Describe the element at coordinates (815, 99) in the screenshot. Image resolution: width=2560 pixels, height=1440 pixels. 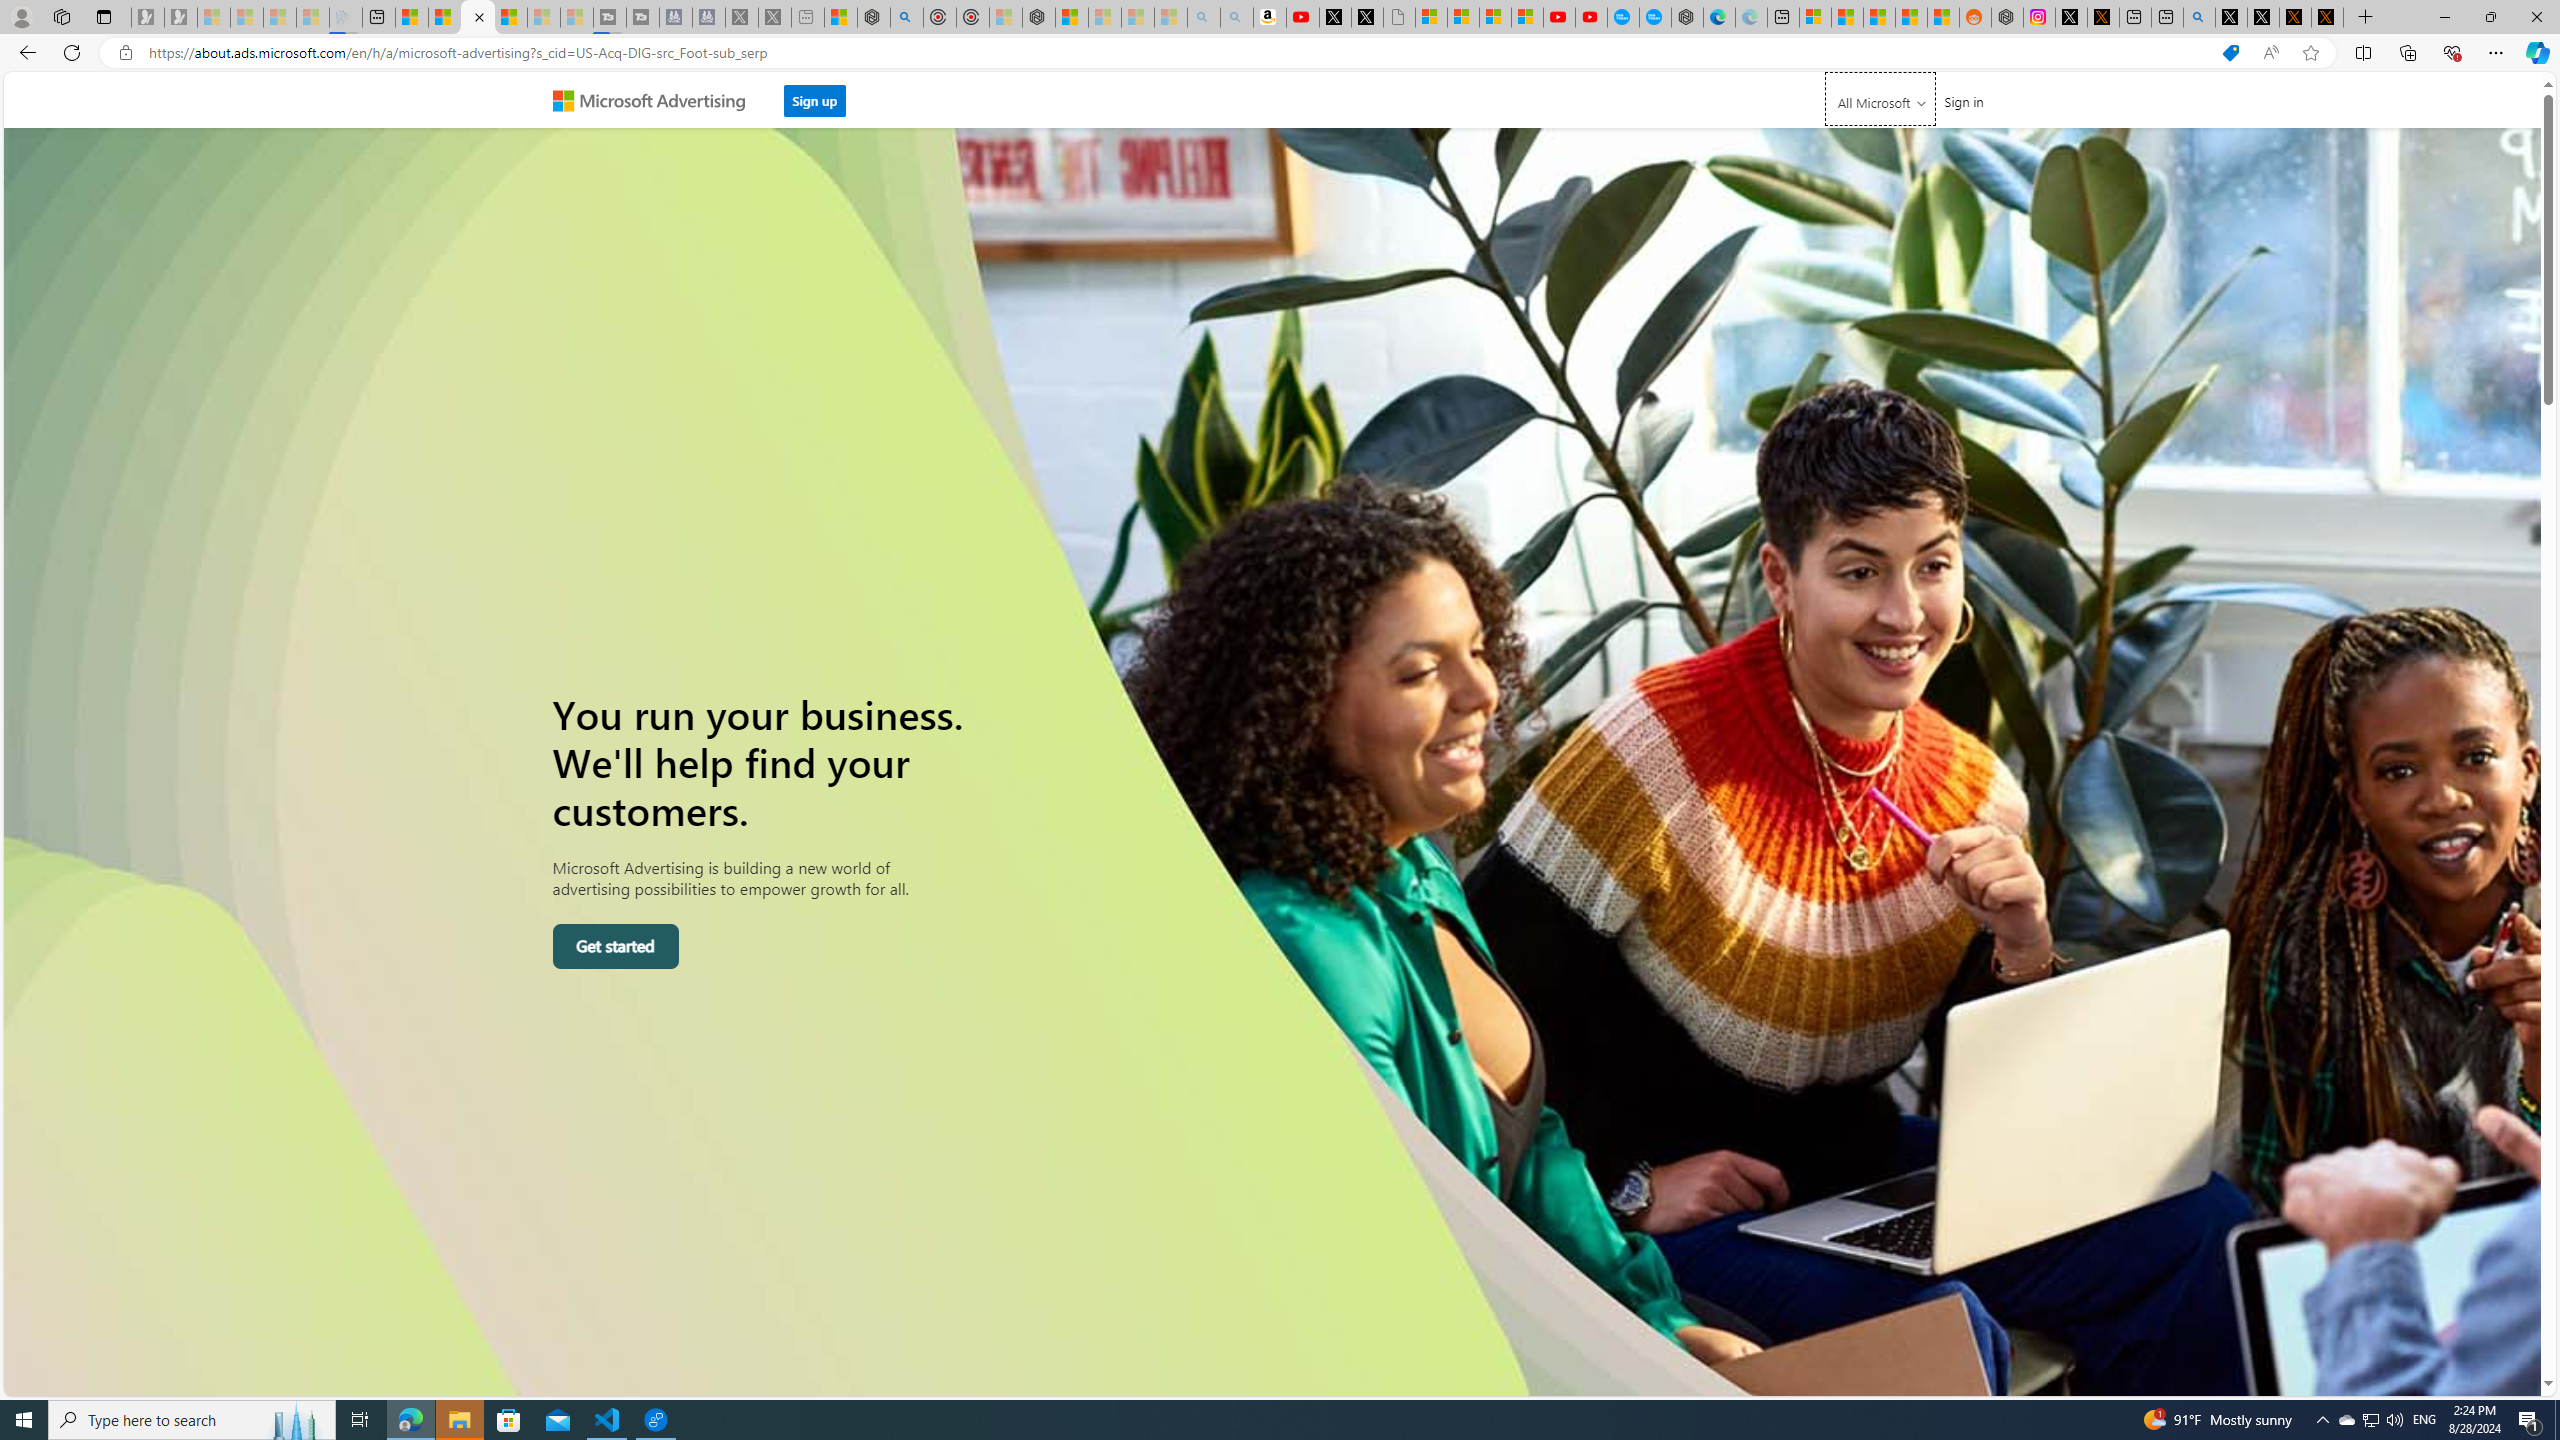
I see `'Sign up'` at that location.